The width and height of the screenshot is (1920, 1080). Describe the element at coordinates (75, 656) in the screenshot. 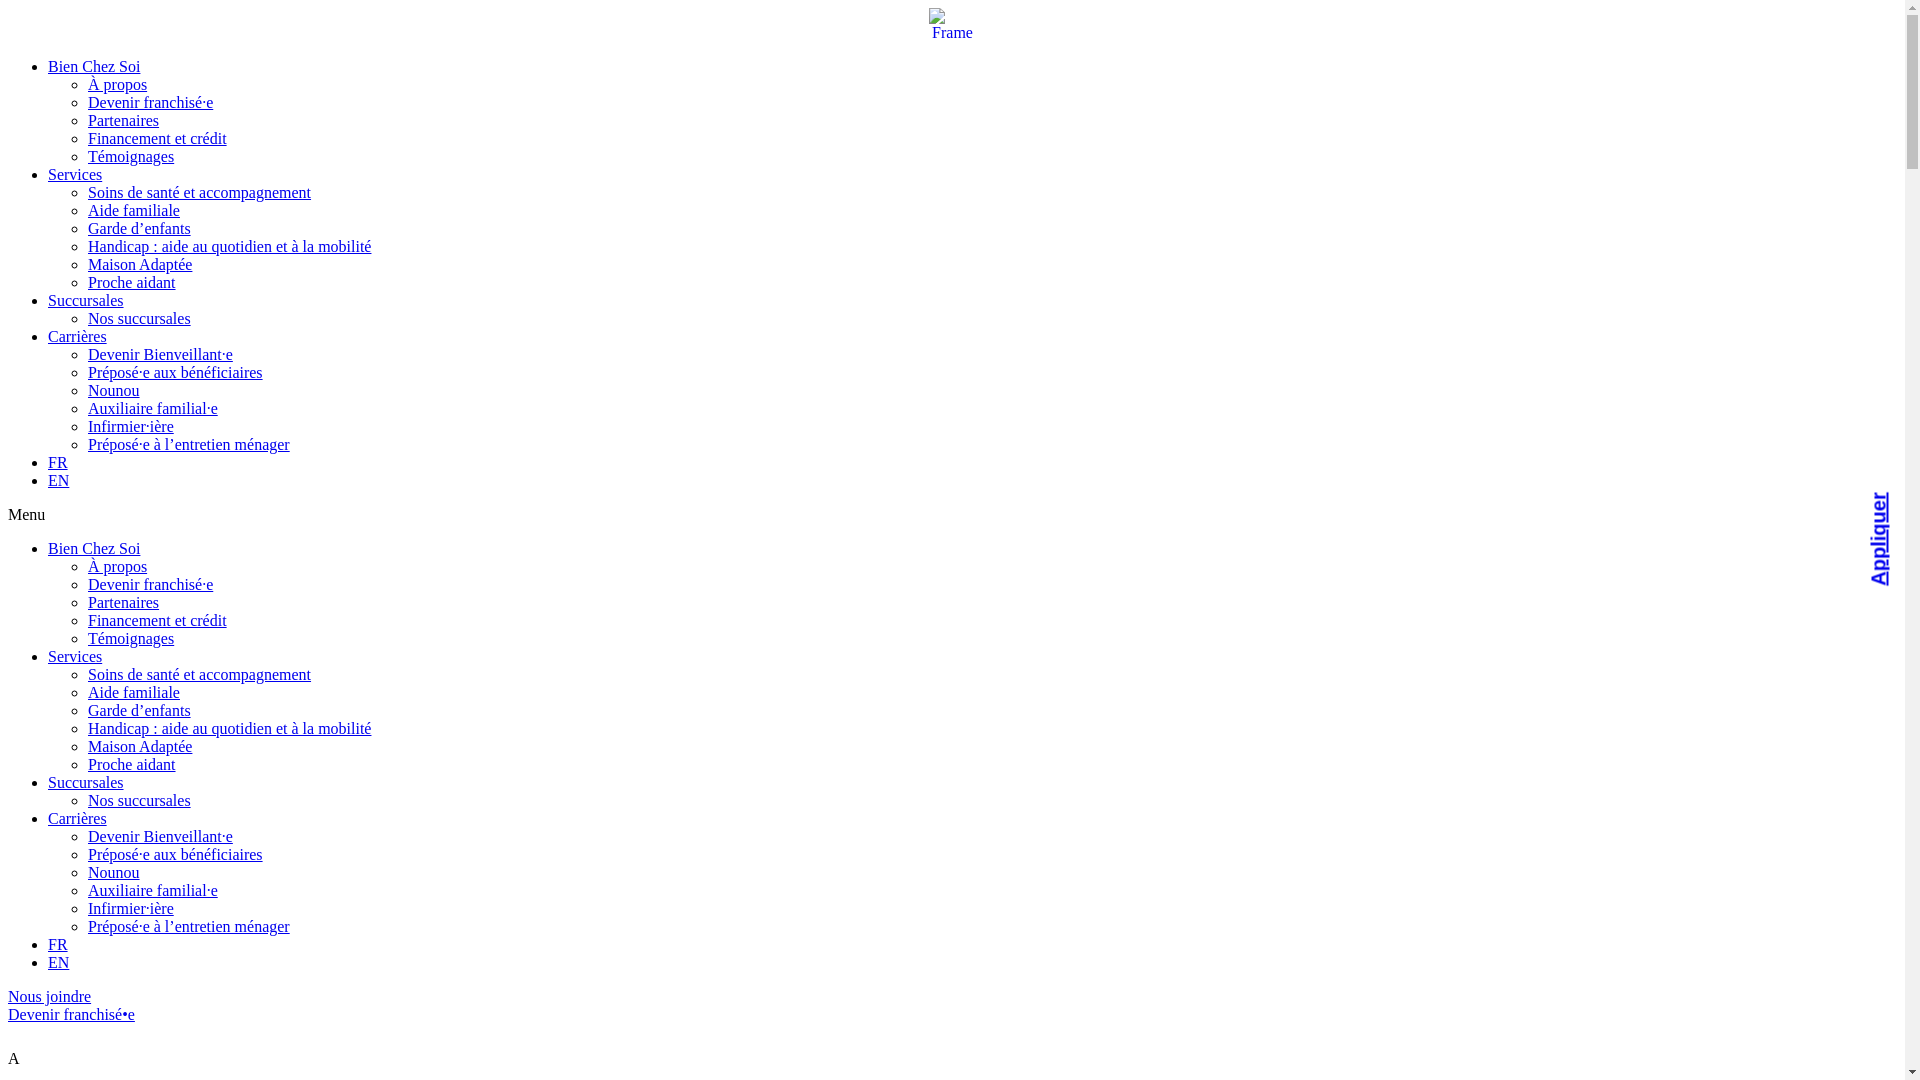

I see `'Services'` at that location.